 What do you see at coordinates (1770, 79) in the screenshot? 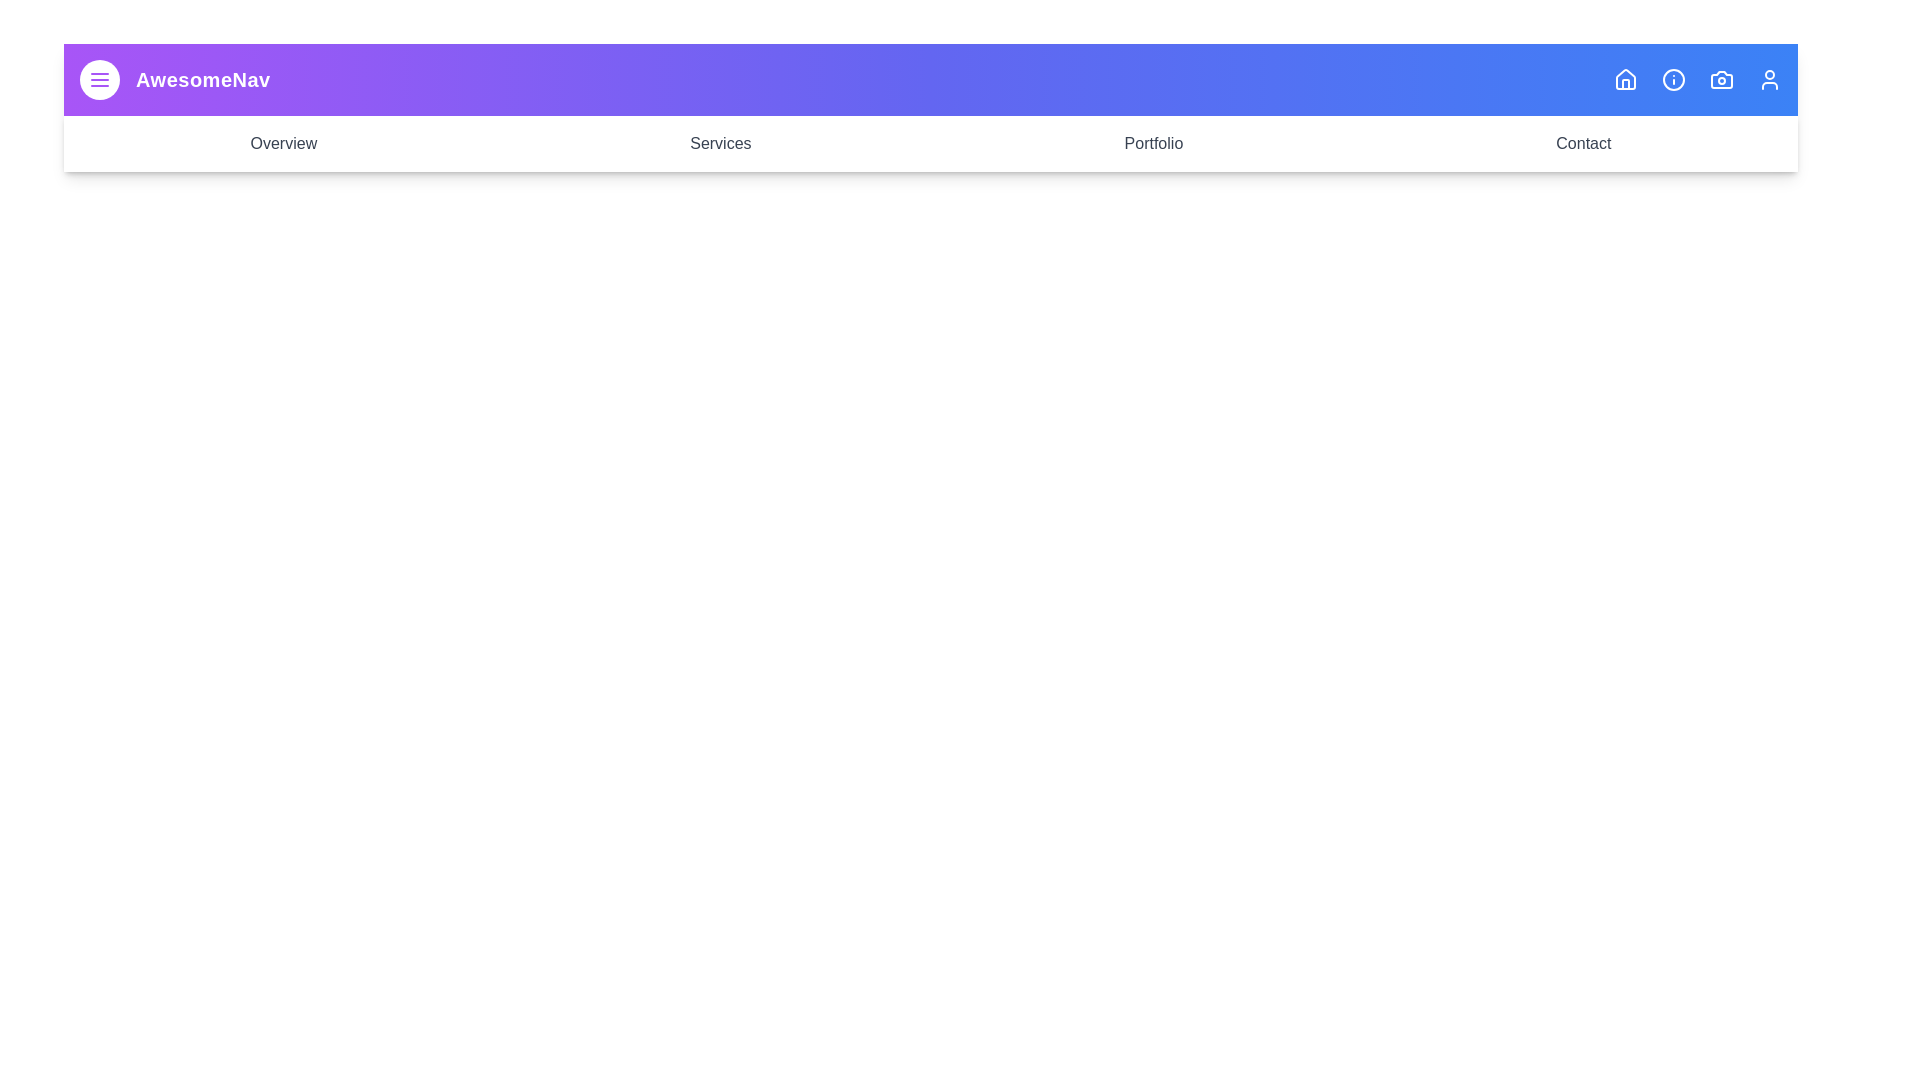
I see `the icon corresponding to User to observe its hover effect` at bounding box center [1770, 79].